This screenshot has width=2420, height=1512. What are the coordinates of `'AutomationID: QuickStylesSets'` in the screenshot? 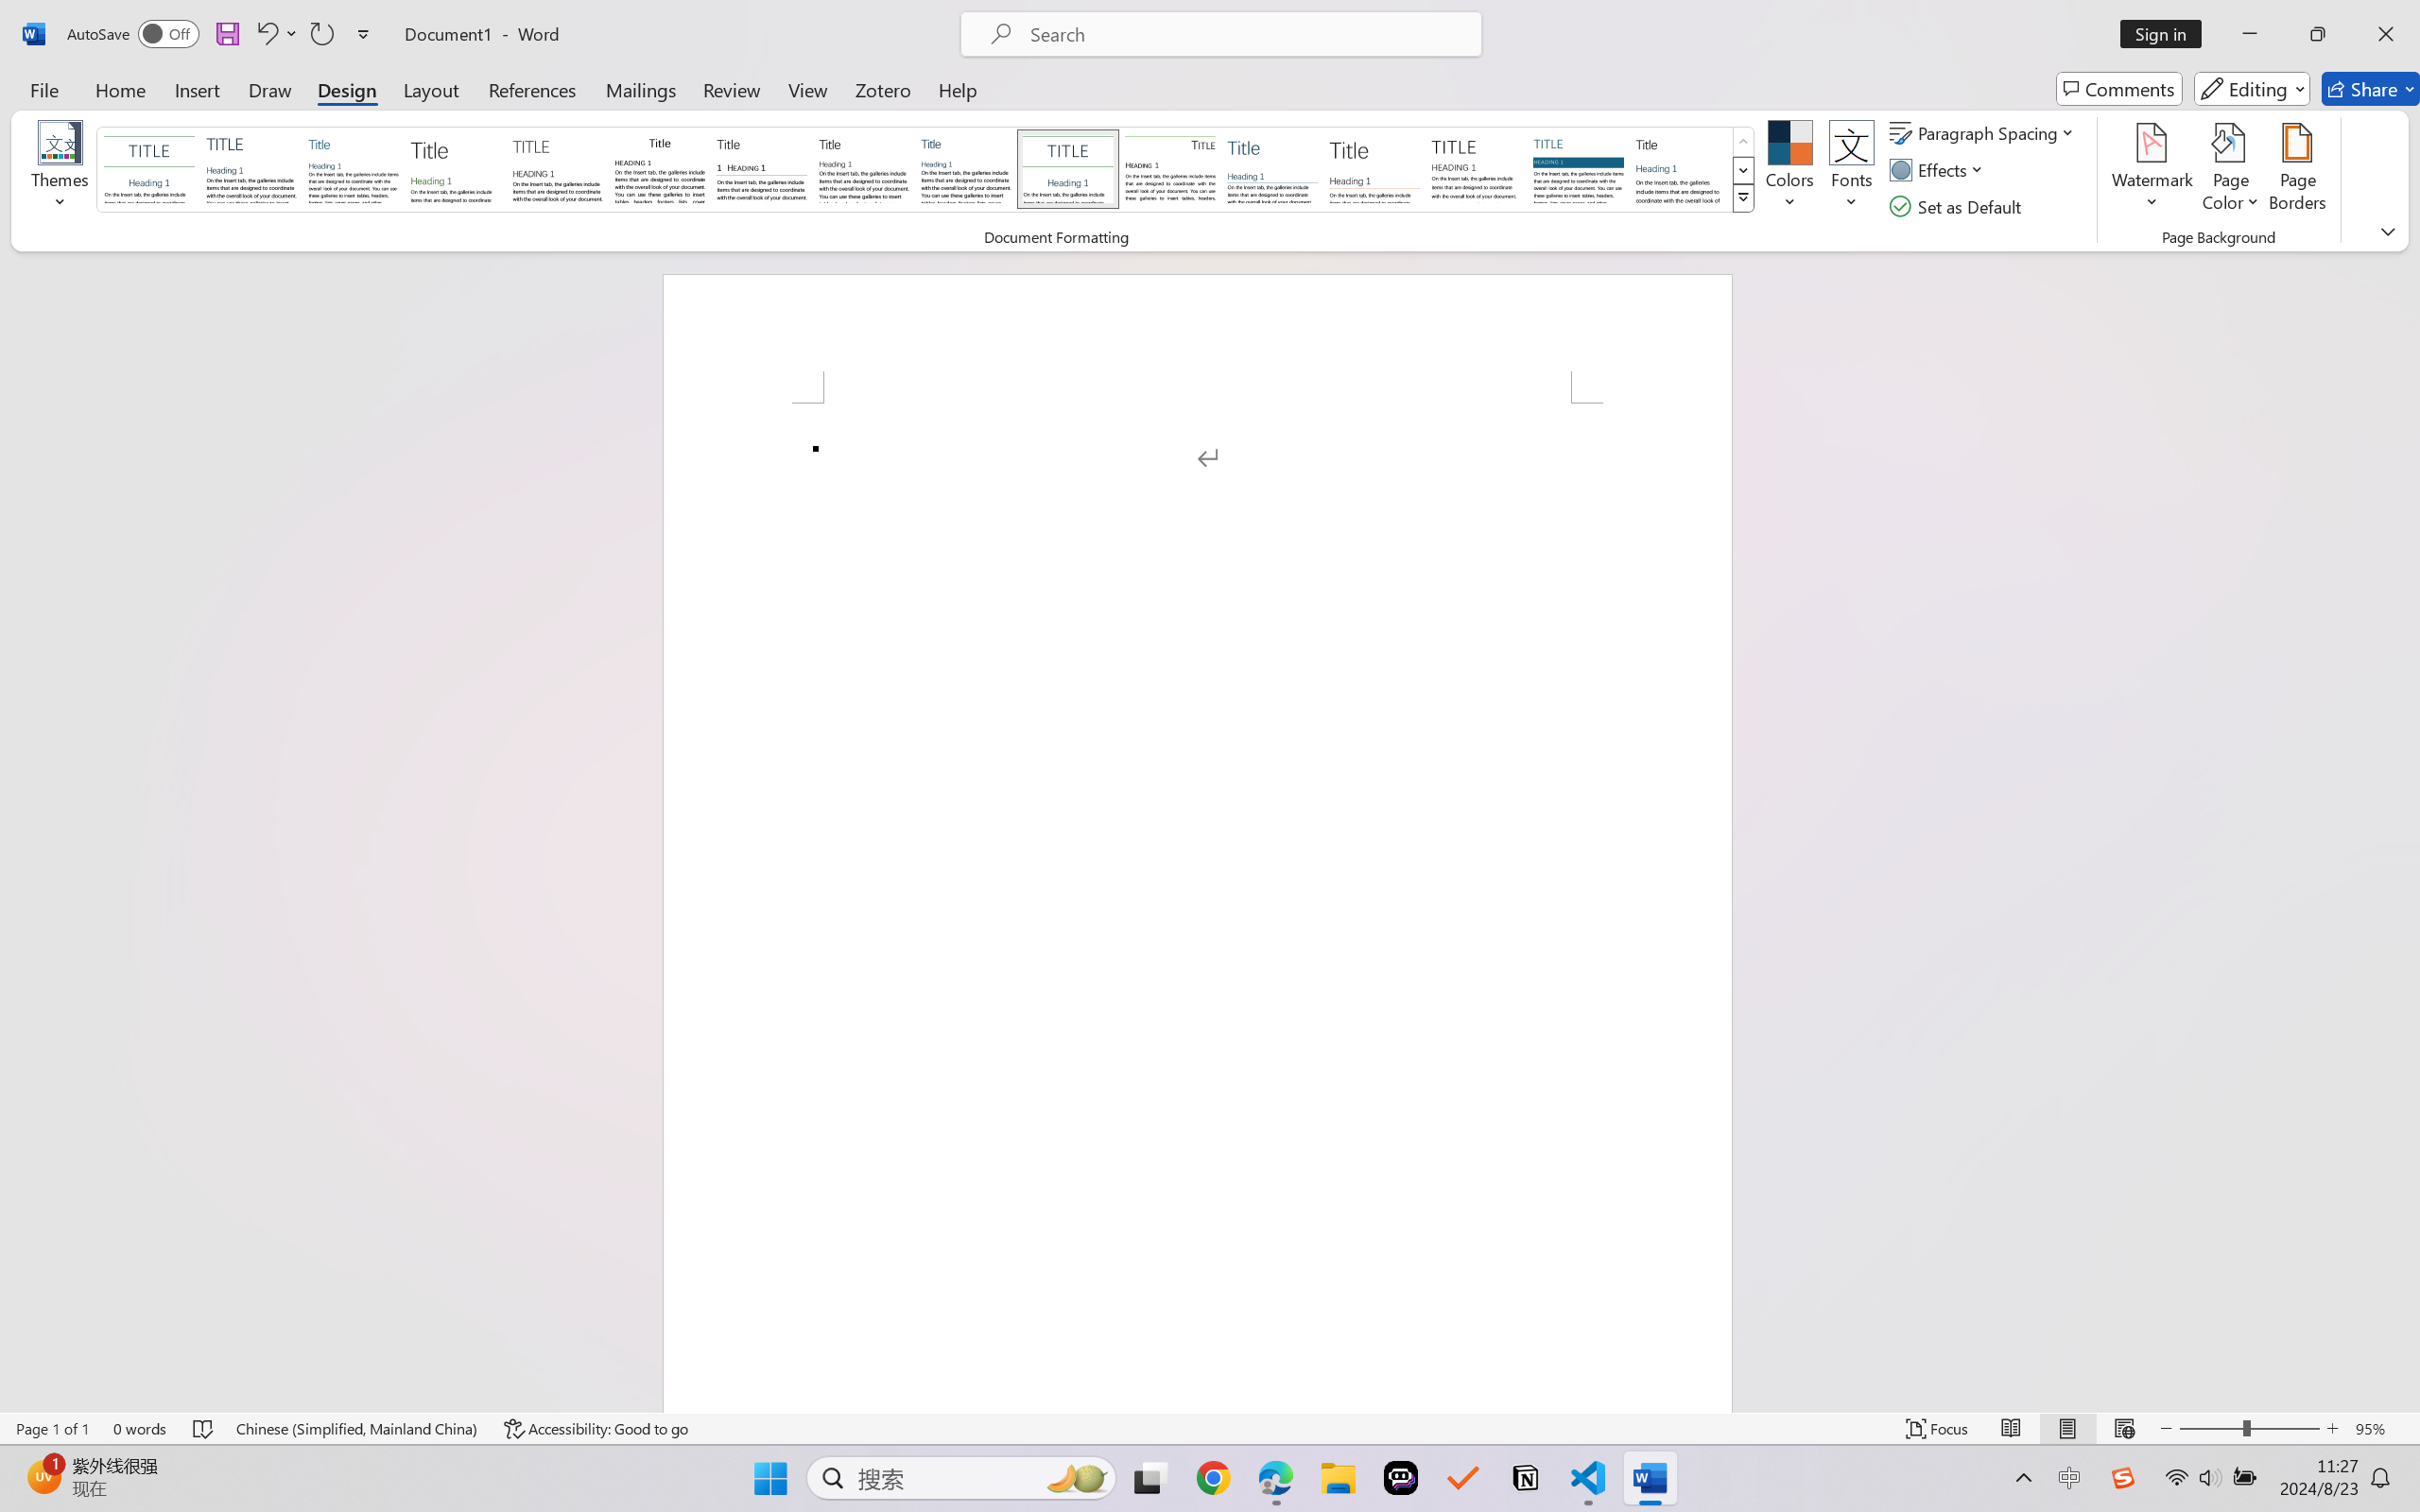 It's located at (925, 170).